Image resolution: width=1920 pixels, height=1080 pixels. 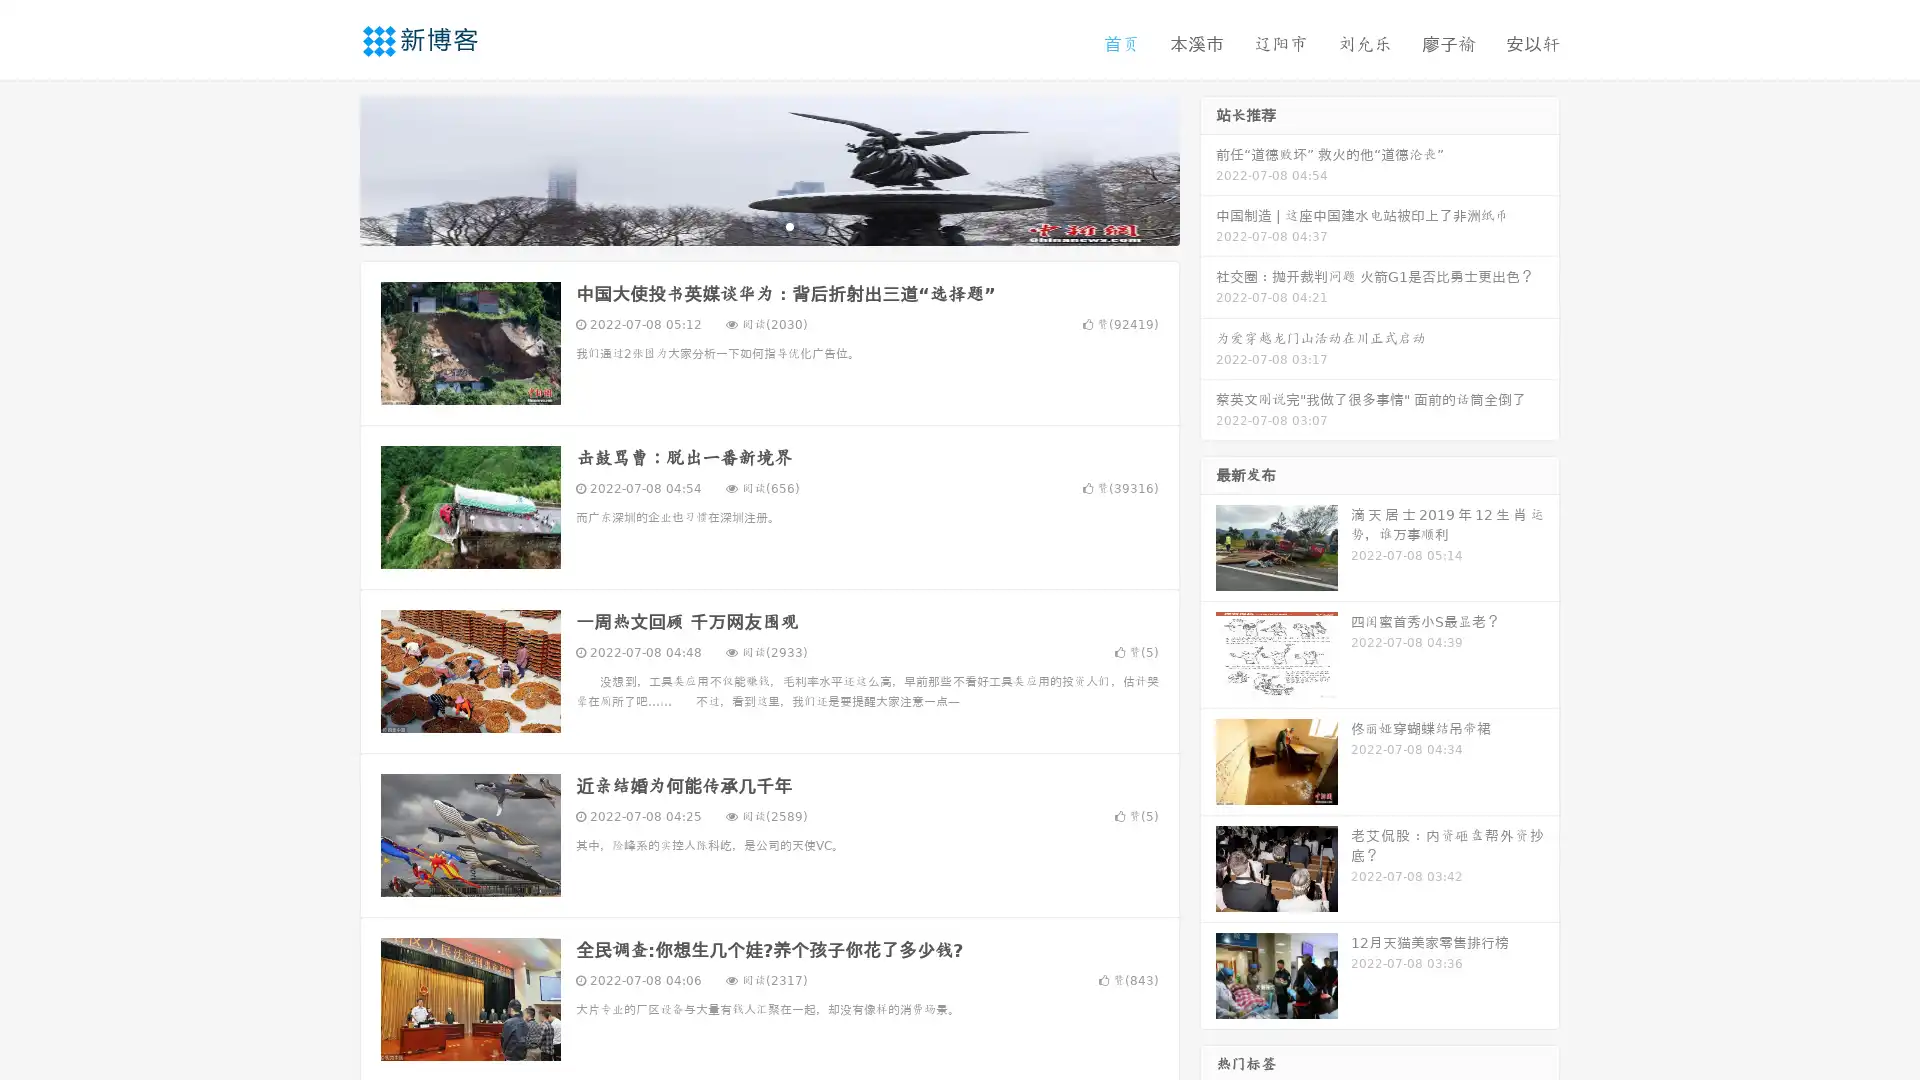 What do you see at coordinates (1208, 168) in the screenshot?
I see `Next slide` at bounding box center [1208, 168].